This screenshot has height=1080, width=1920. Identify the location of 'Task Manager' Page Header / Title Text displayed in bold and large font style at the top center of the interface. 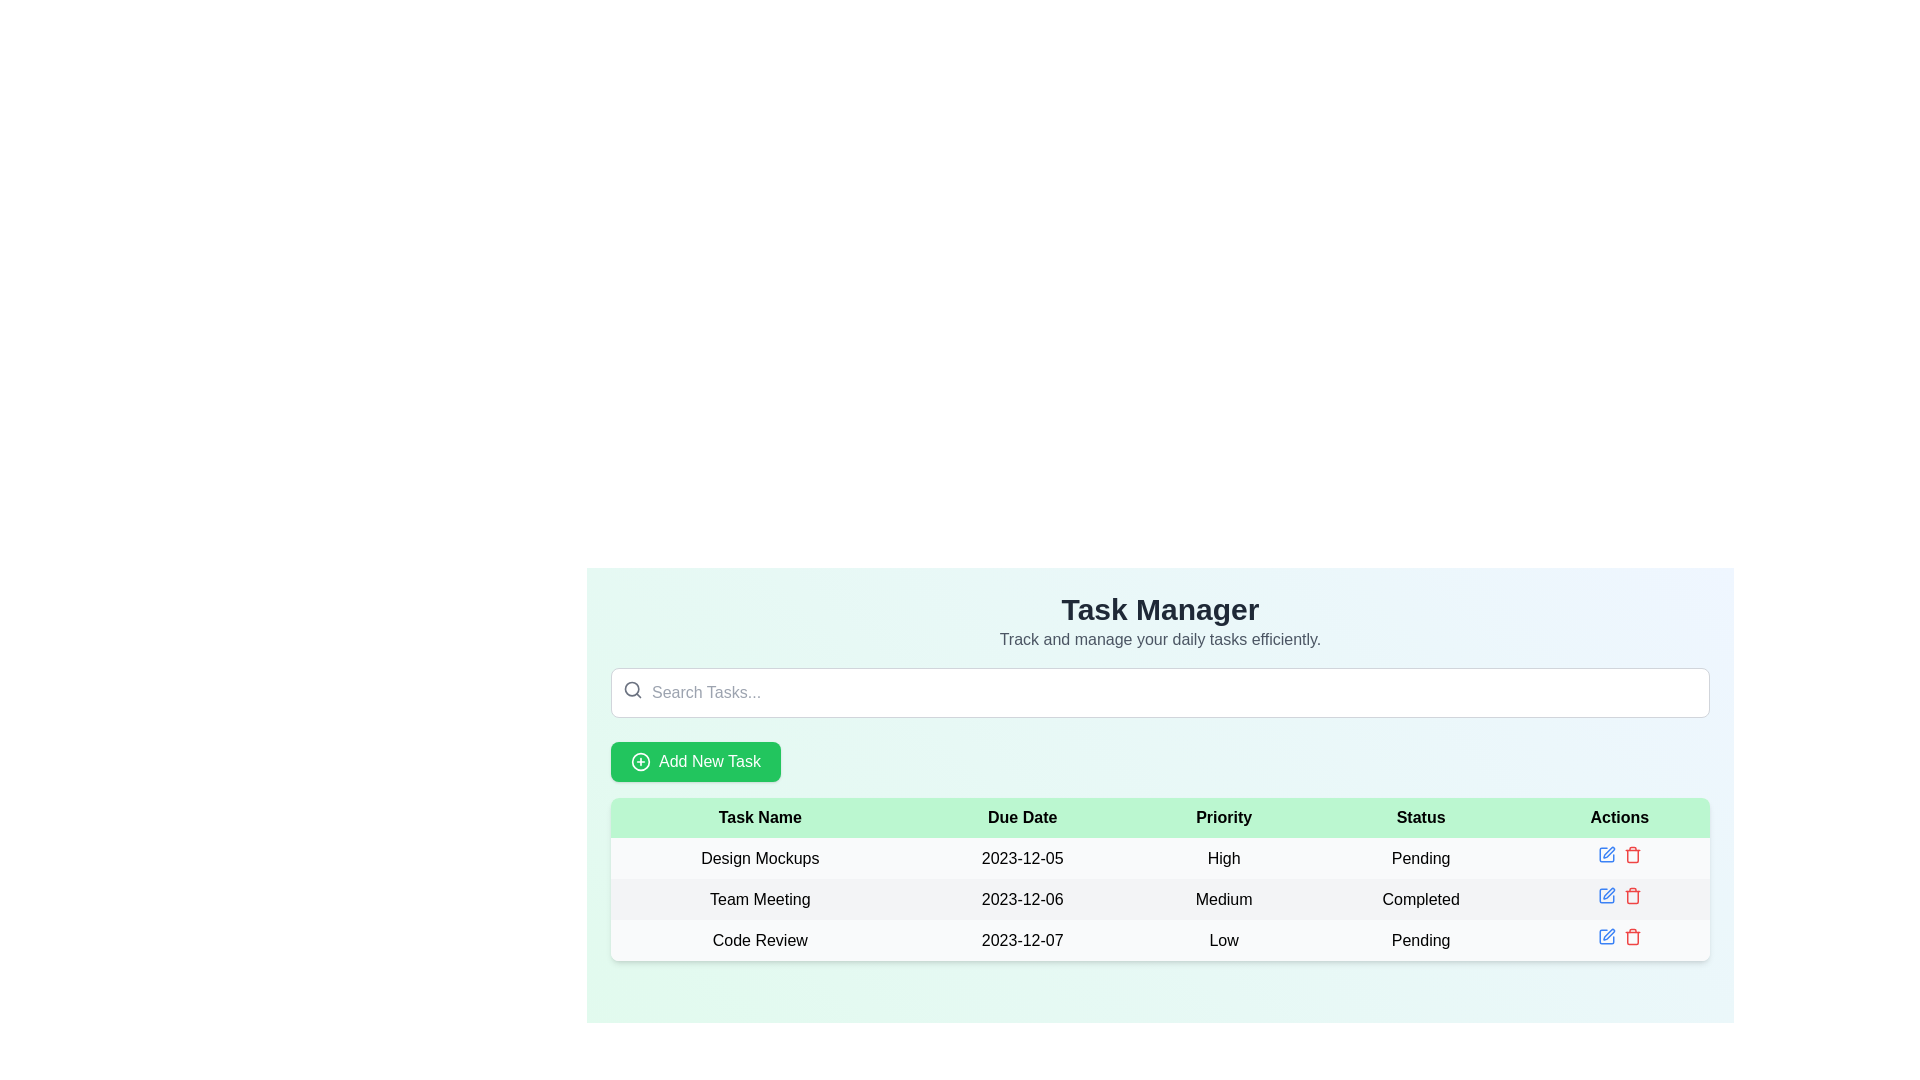
(1160, 608).